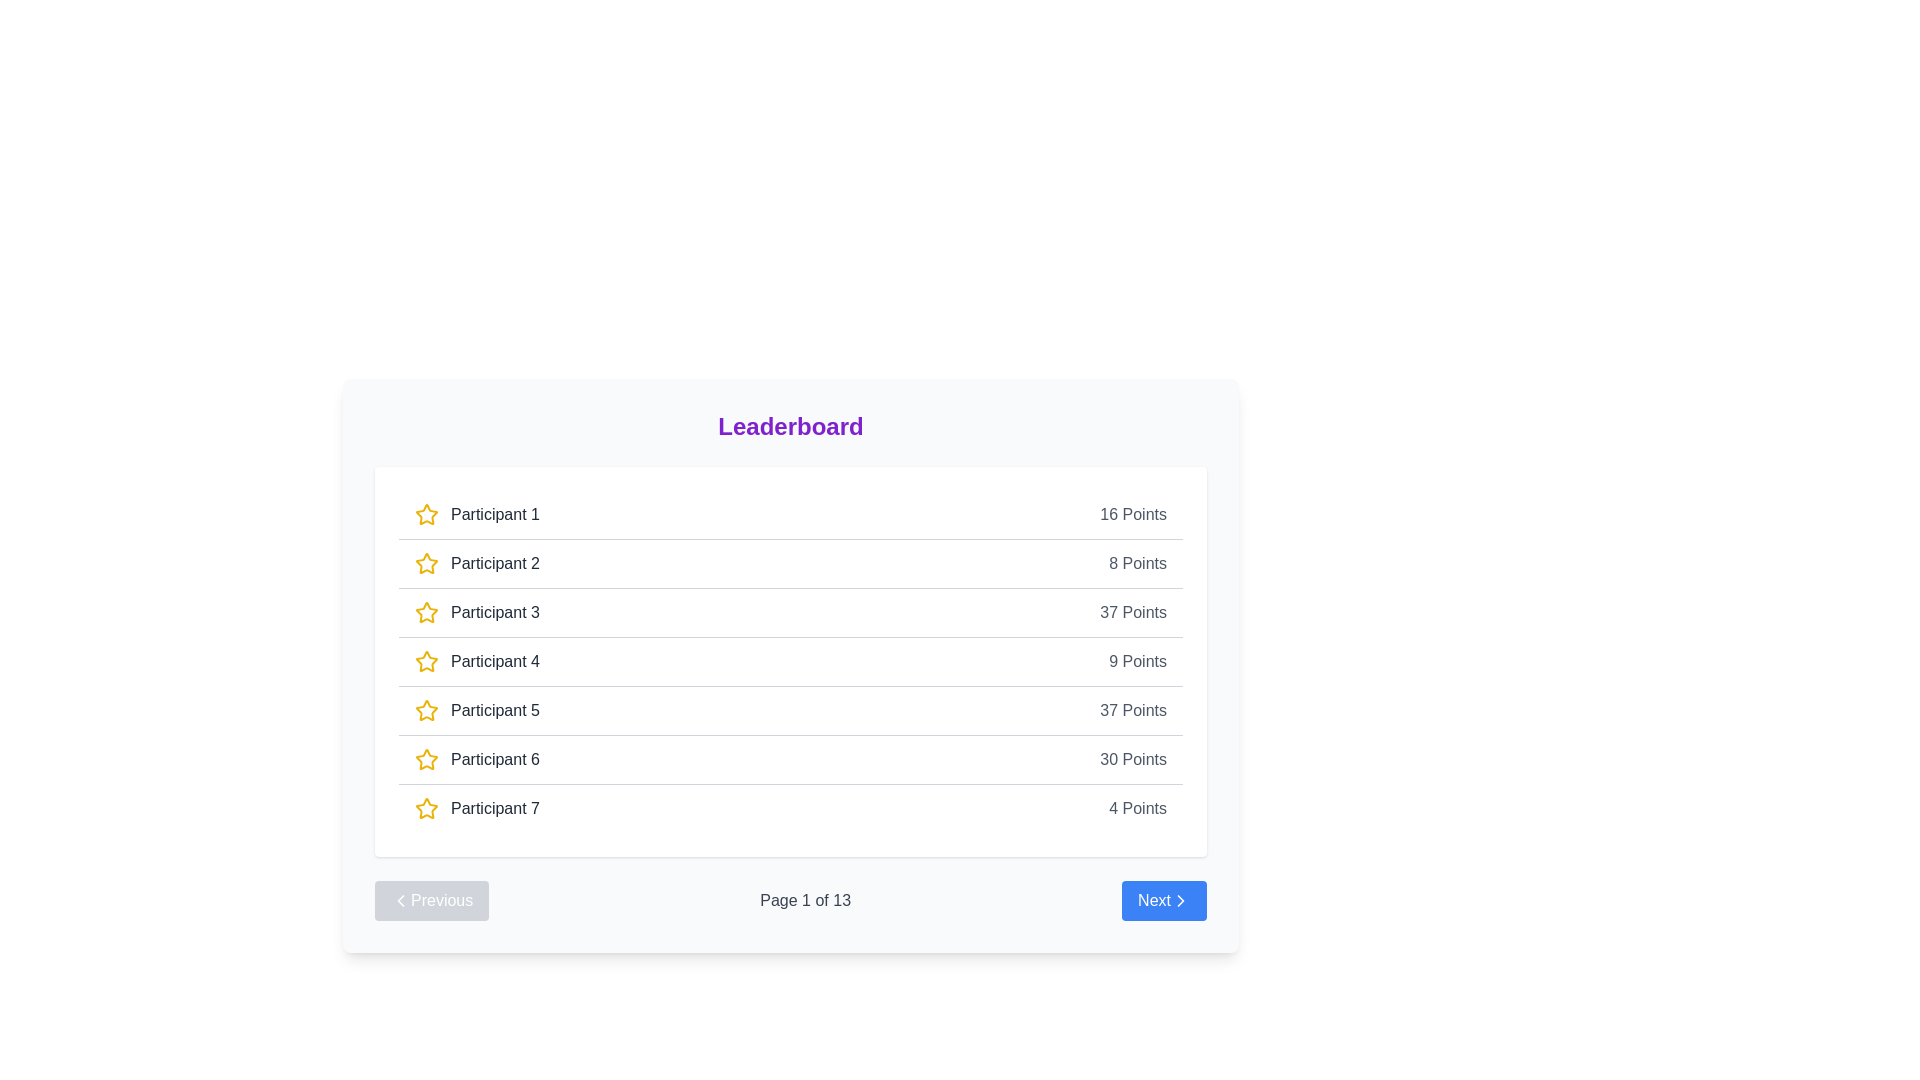 This screenshot has height=1080, width=1920. I want to click on the first participant's entry in the leaderboard, so click(790, 514).